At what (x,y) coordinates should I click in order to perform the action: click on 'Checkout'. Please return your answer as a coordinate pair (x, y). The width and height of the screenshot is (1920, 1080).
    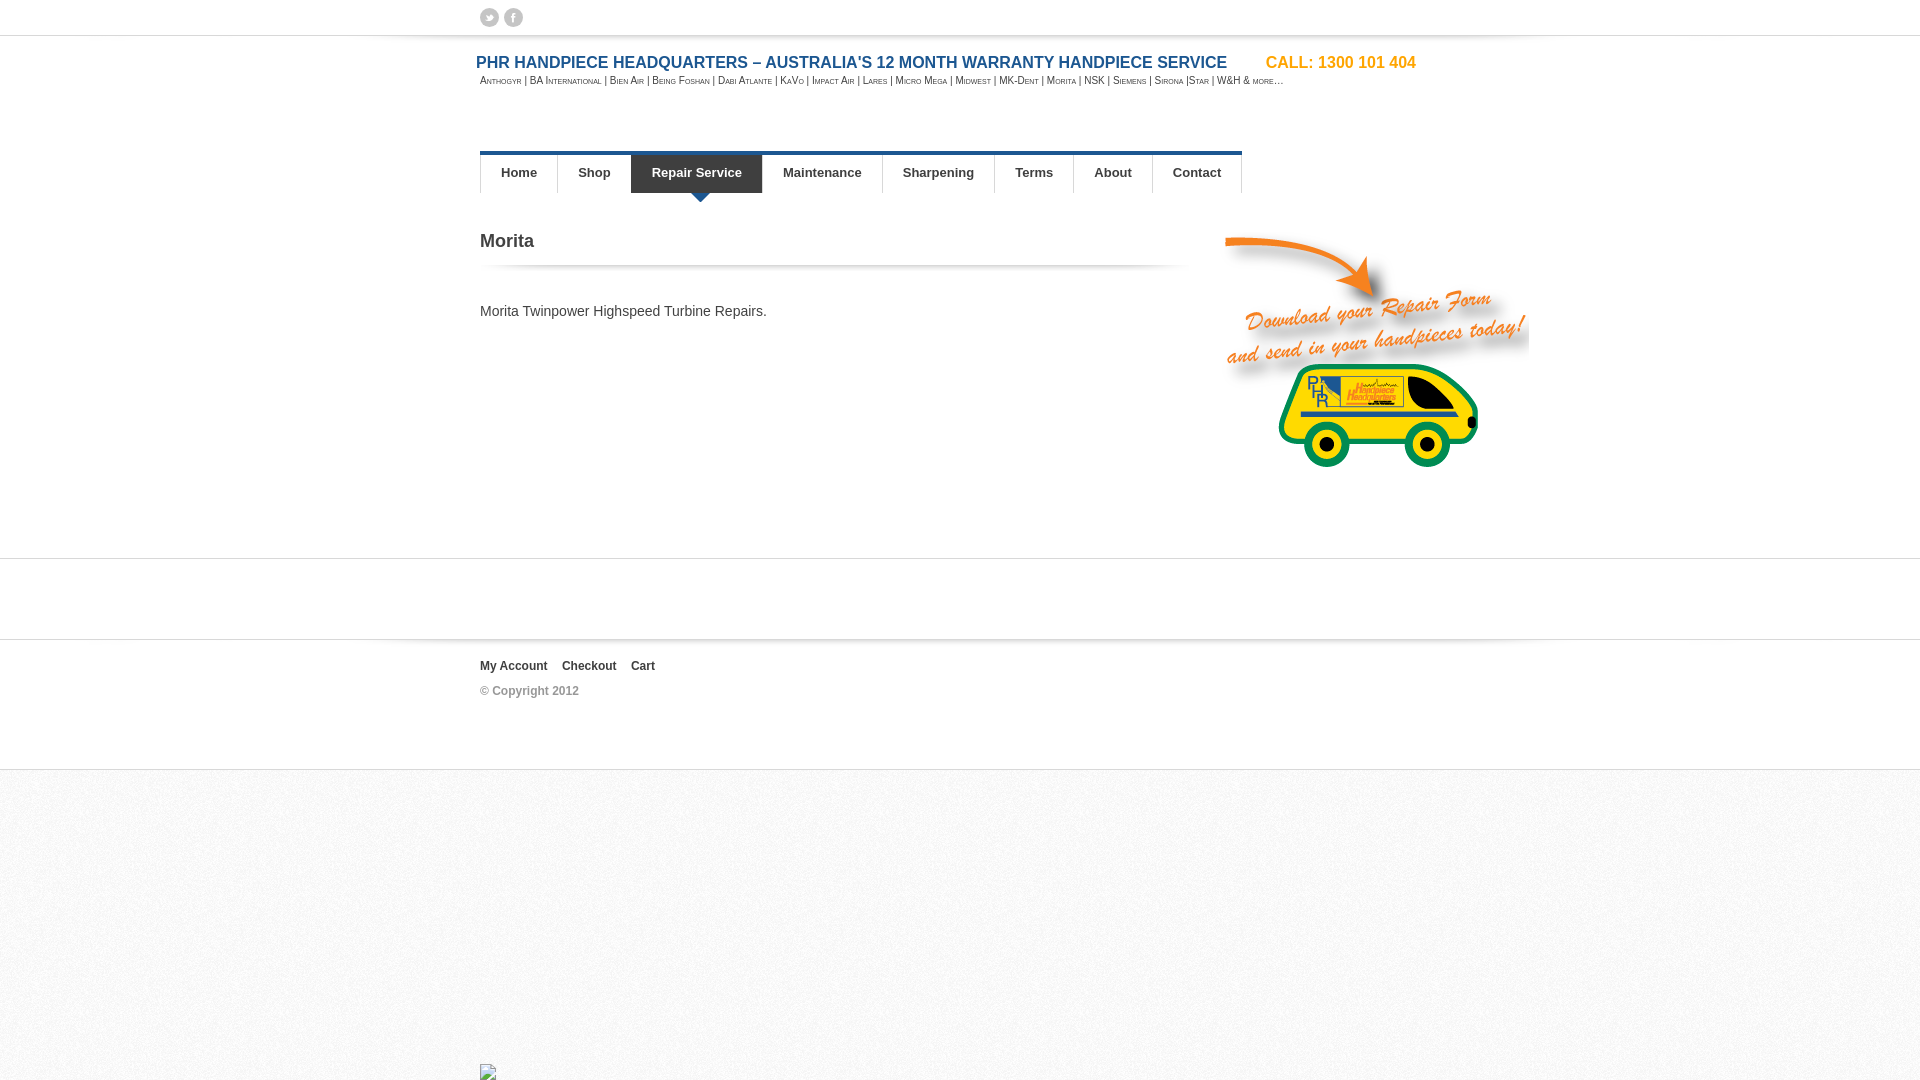
    Looking at the image, I should click on (560, 666).